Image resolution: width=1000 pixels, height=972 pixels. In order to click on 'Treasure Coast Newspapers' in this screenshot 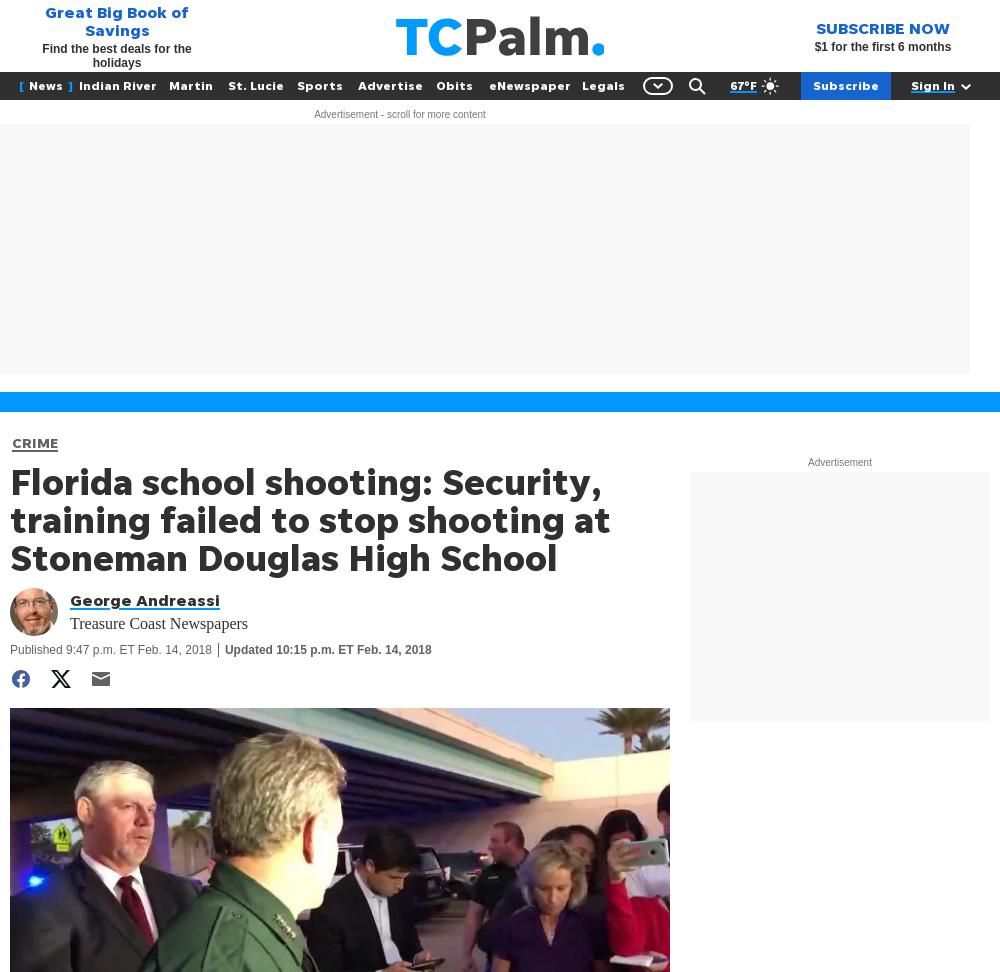, I will do `click(159, 623)`.